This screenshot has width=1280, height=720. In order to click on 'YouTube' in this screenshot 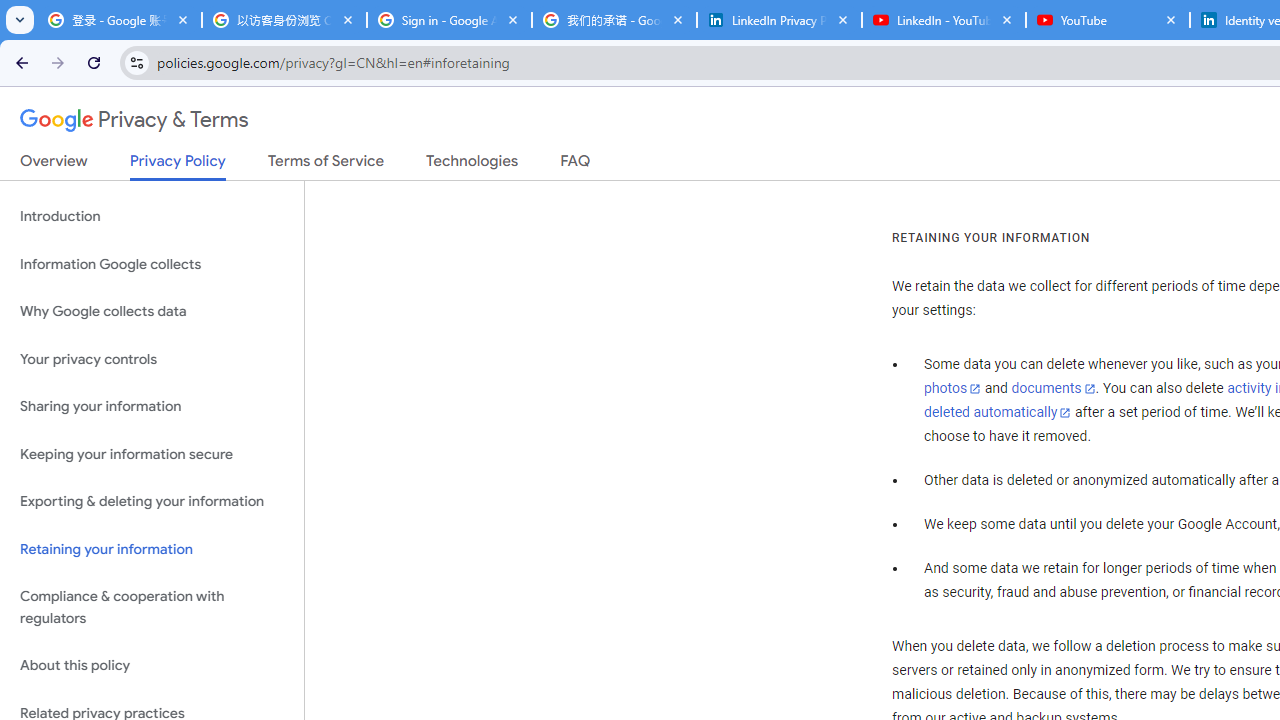, I will do `click(1107, 20)`.